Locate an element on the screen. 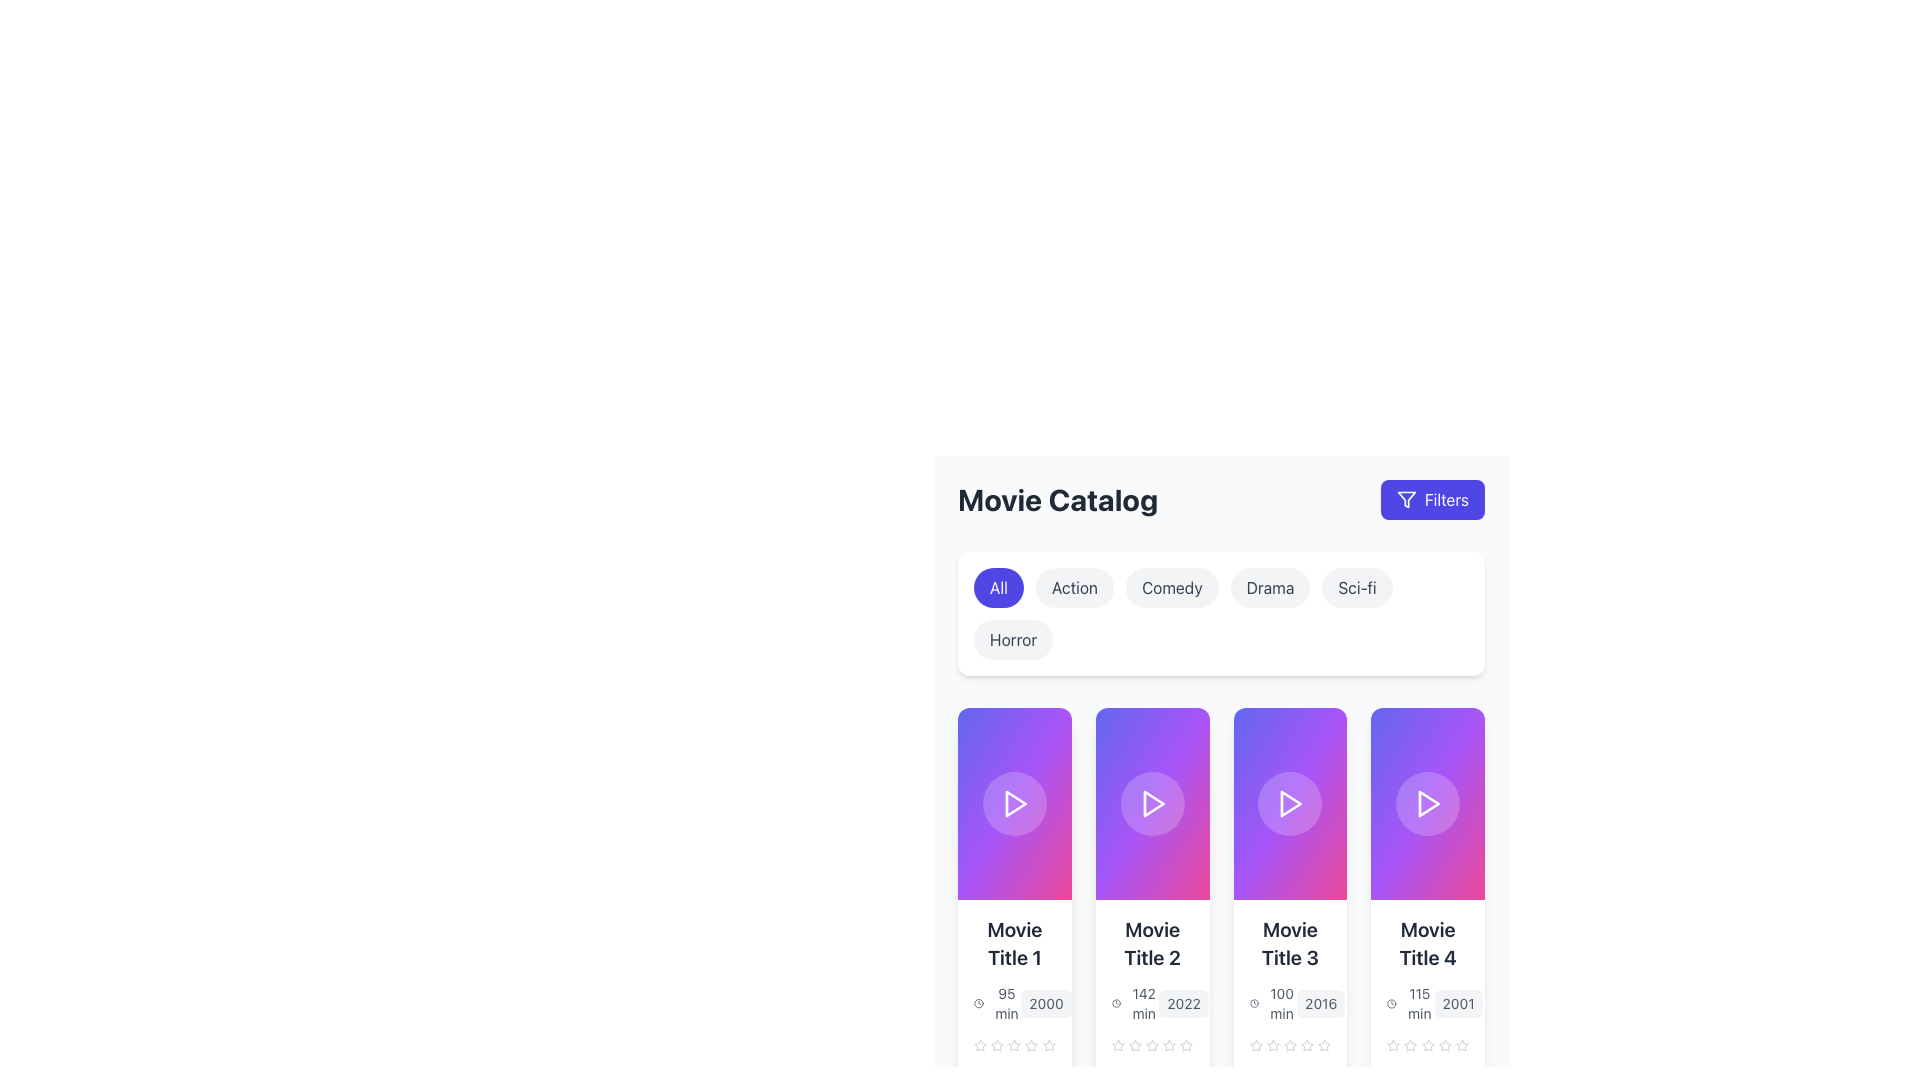 This screenshot has height=1080, width=1920. the clock icon, which is styled with thin lines in a circular shape and located to the left of the '100 min' text in the third card of the movie section is located at coordinates (1253, 1003).